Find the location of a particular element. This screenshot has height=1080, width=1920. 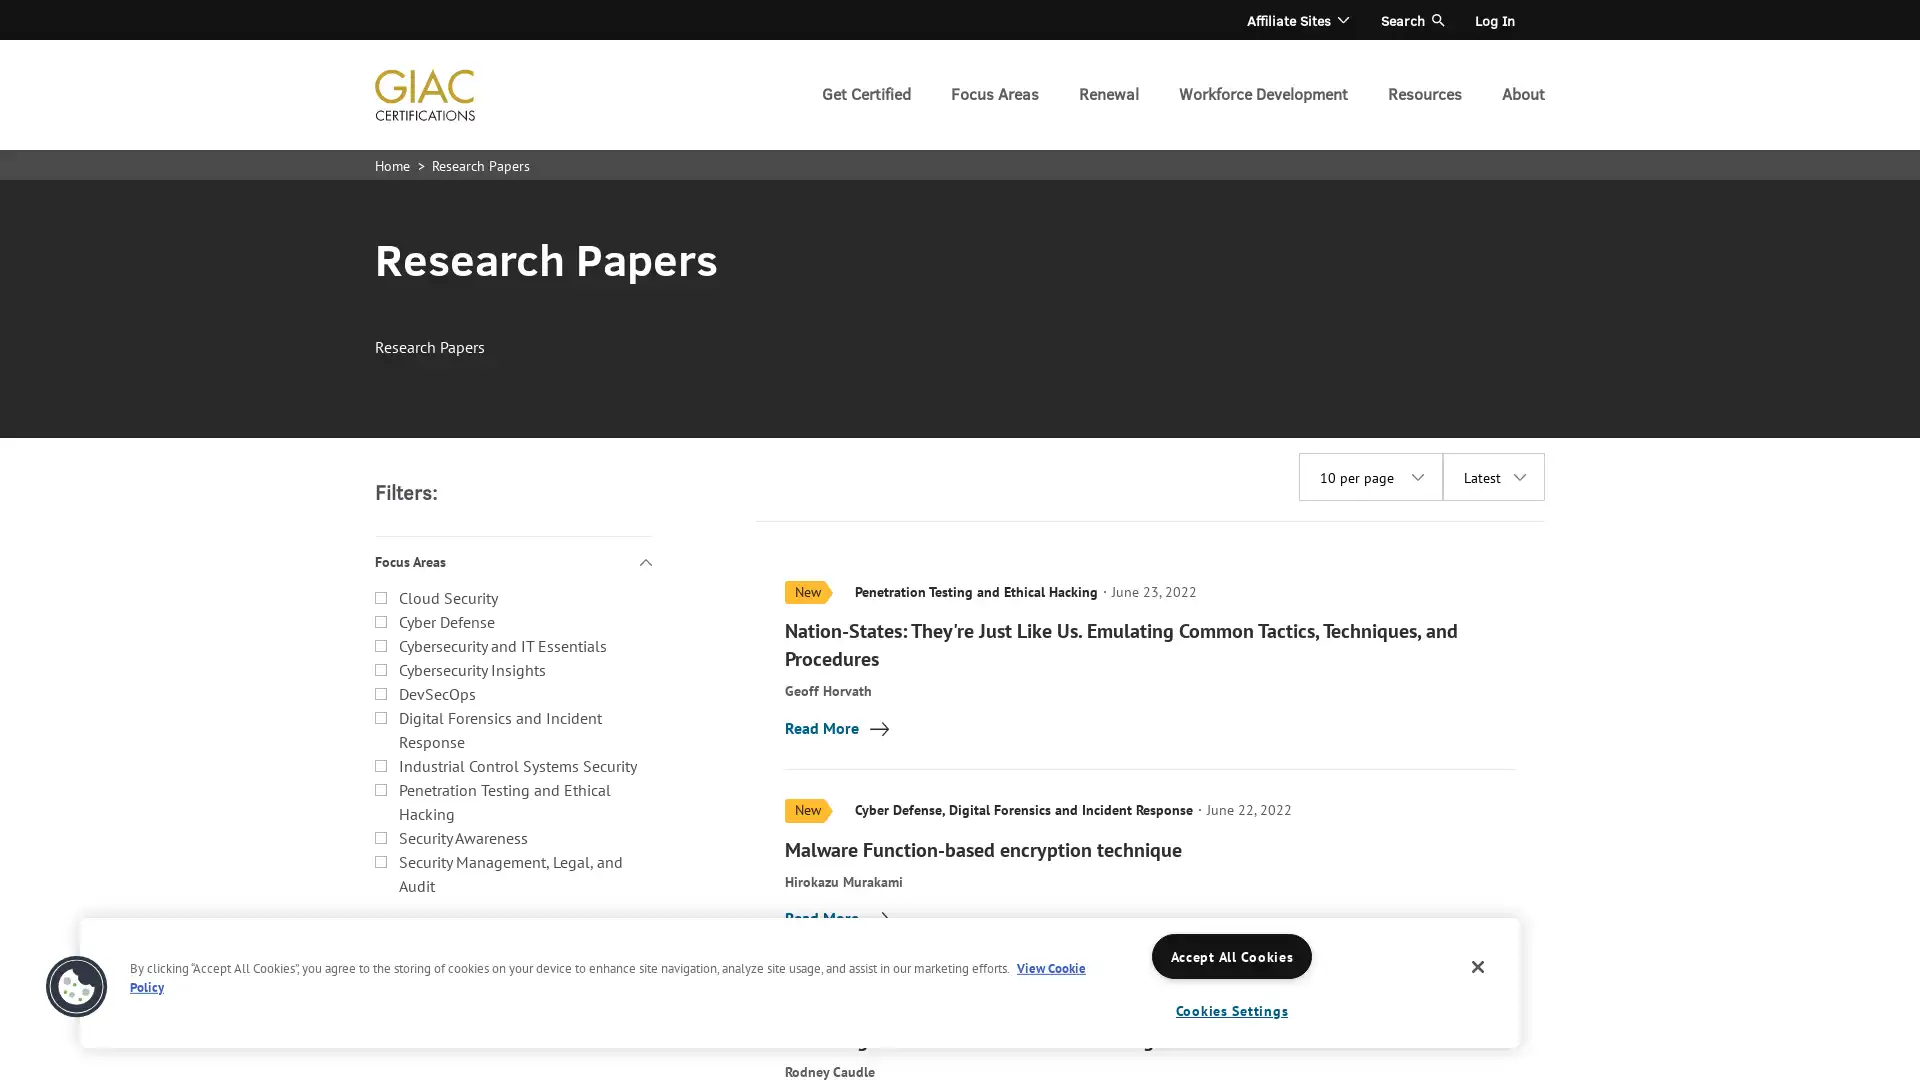

Cookies Settings is located at coordinates (1231, 1010).